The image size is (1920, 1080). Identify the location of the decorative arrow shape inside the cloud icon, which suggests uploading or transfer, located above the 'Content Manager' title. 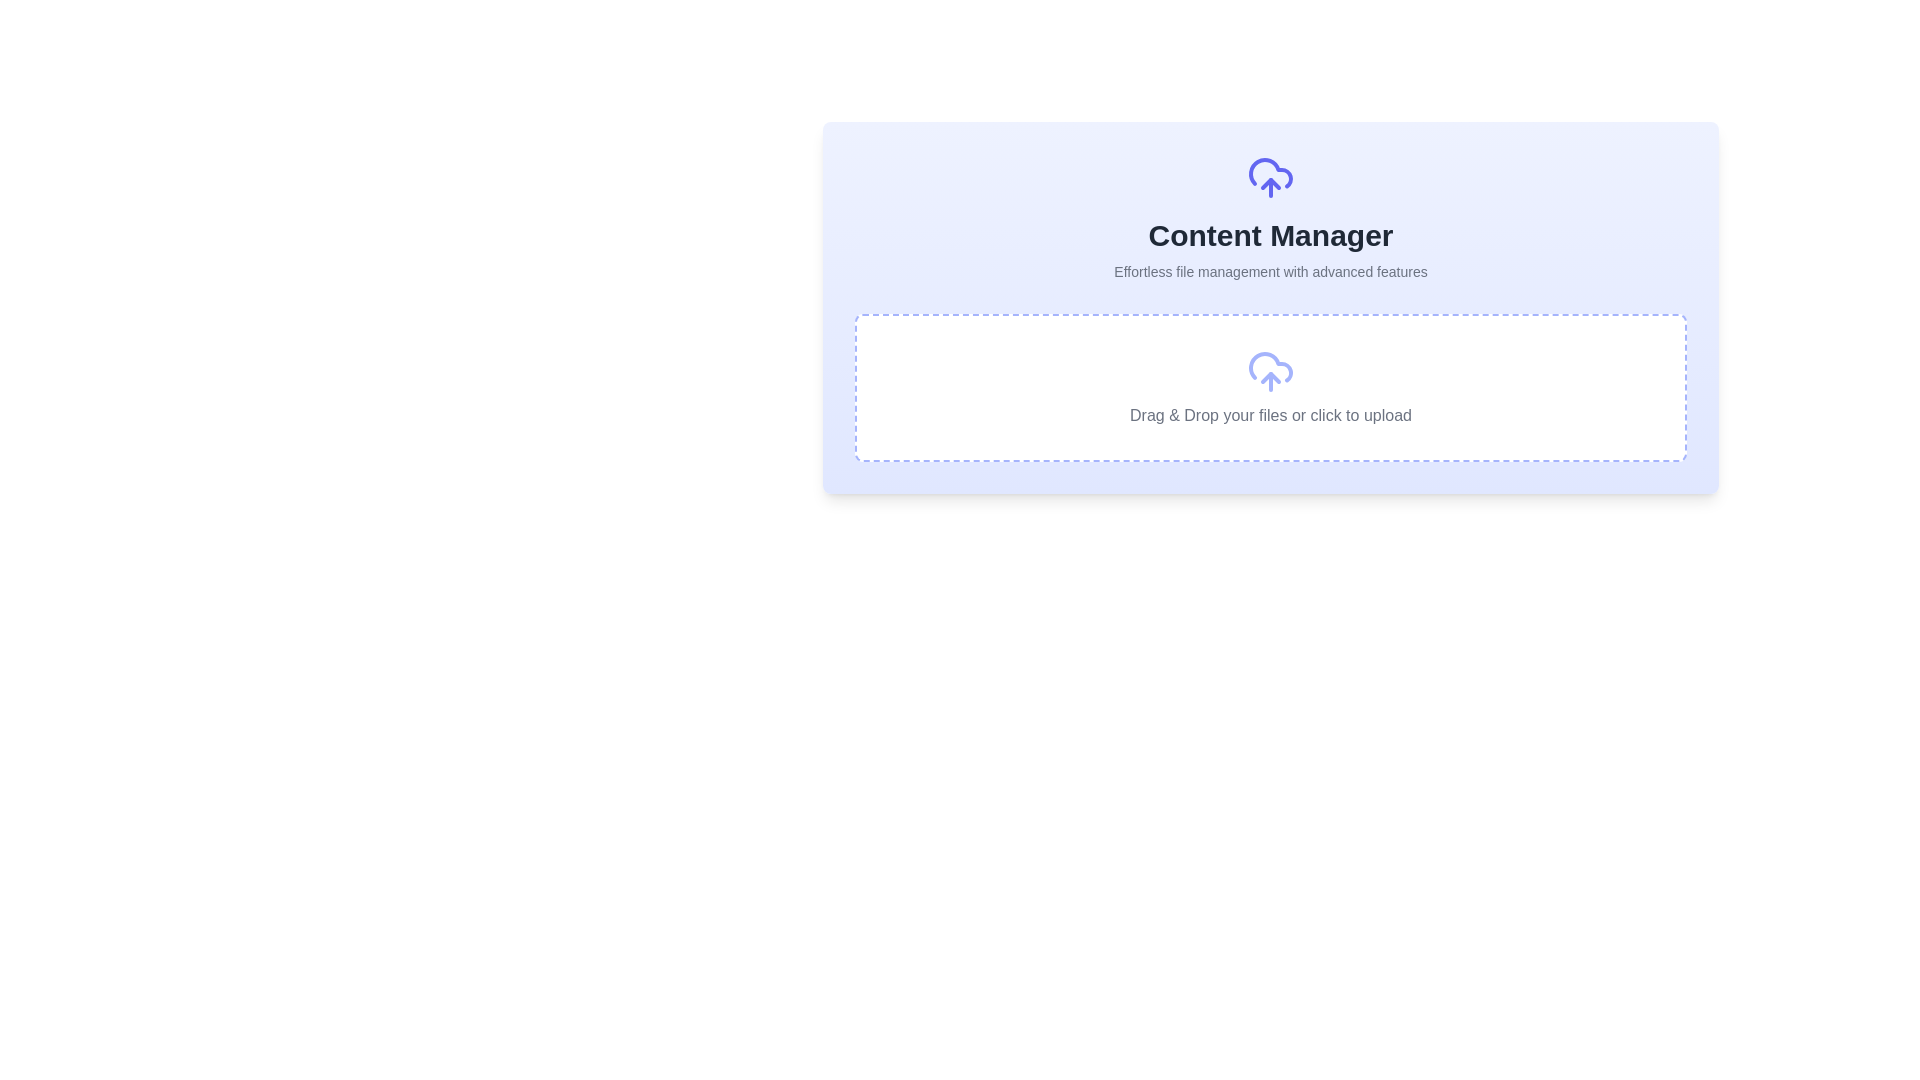
(1270, 184).